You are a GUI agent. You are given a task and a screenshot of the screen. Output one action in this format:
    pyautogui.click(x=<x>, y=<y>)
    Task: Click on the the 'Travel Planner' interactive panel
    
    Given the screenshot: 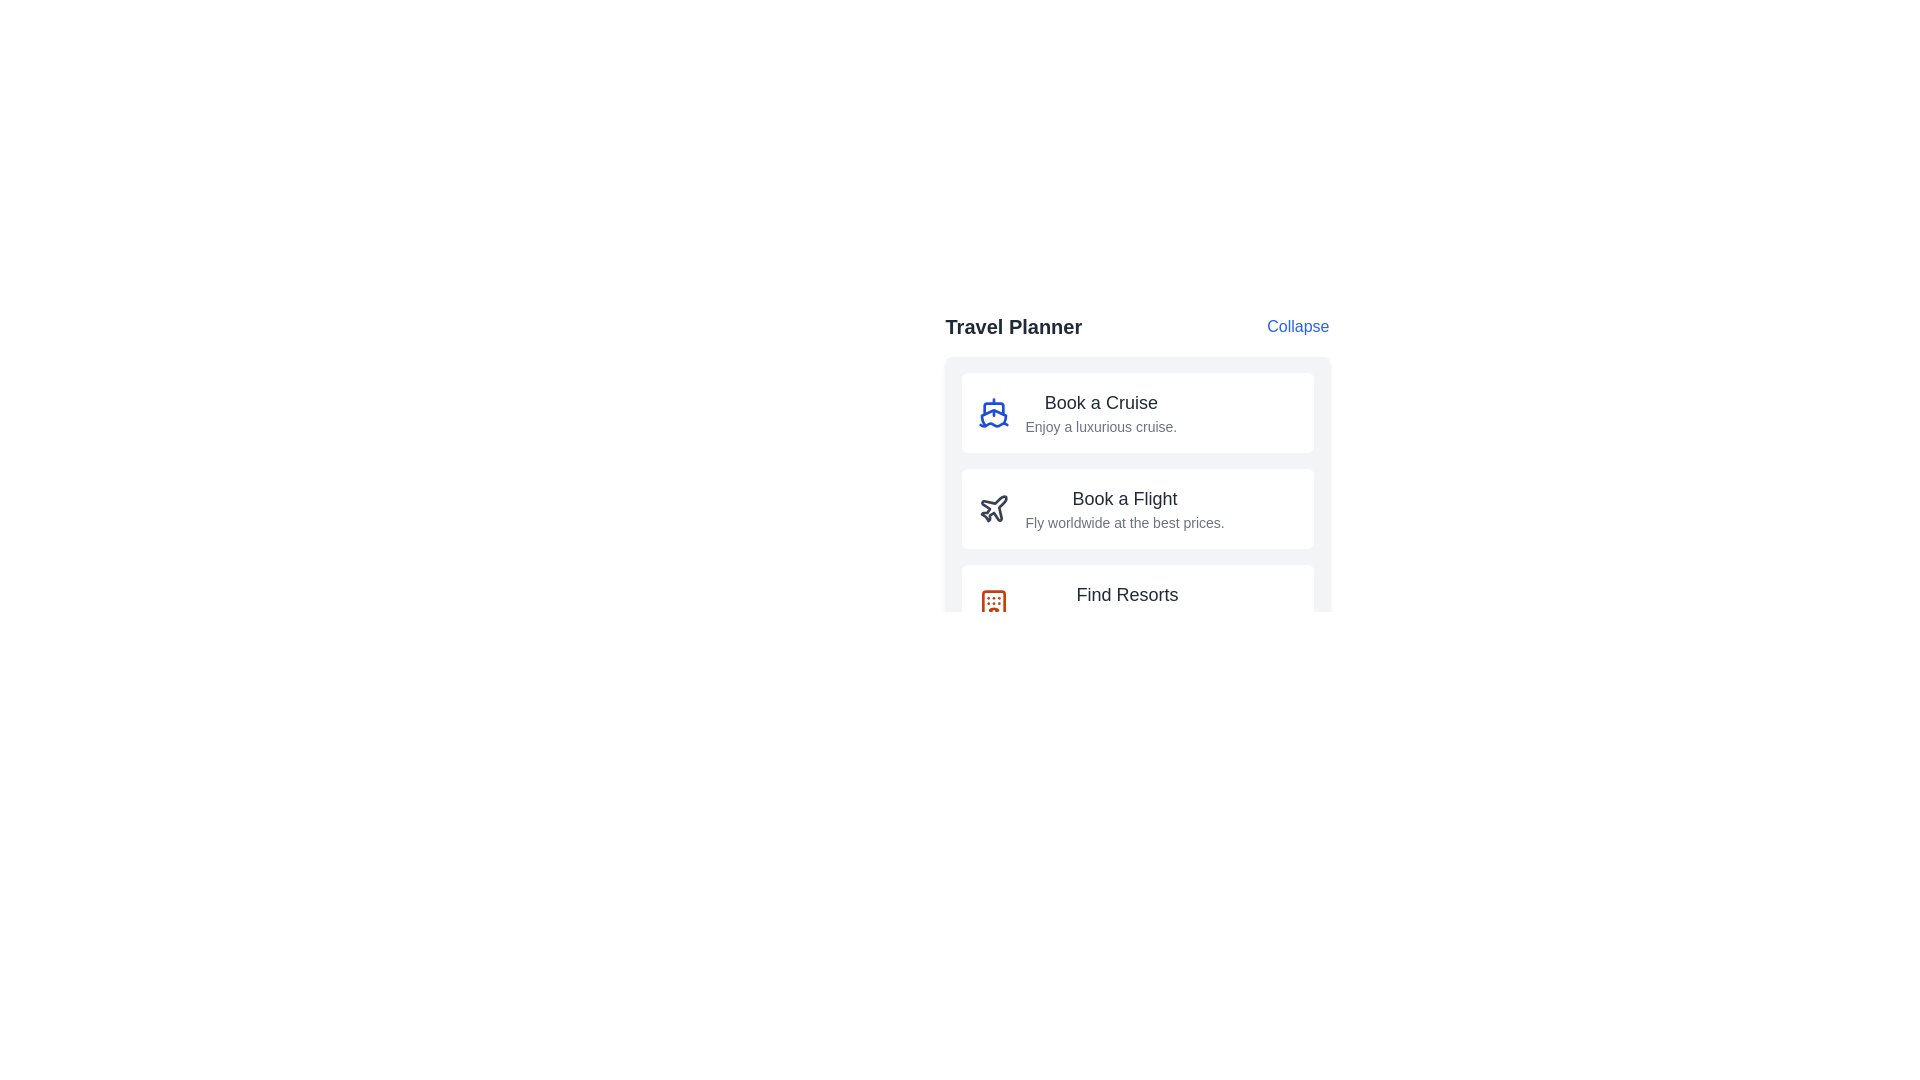 What is the action you would take?
    pyautogui.click(x=1137, y=478)
    